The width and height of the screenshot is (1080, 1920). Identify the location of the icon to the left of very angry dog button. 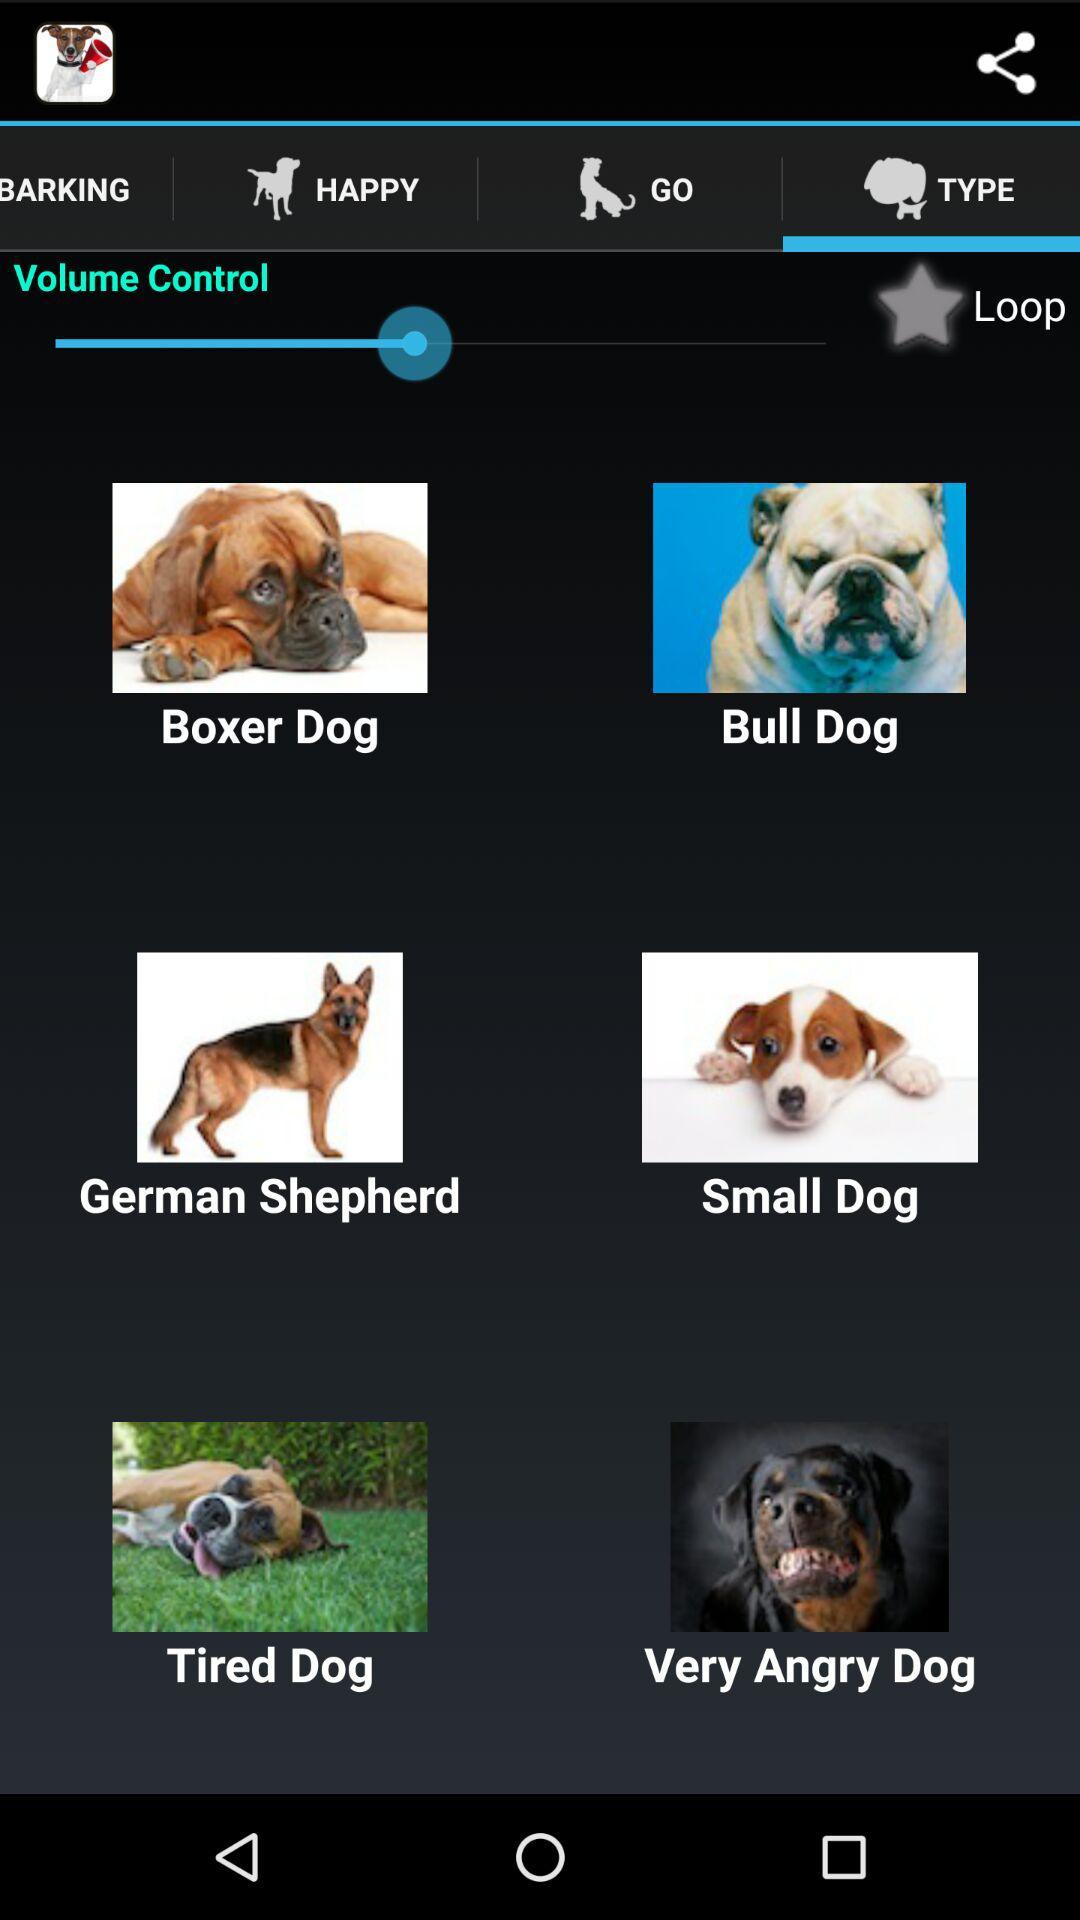
(270, 1557).